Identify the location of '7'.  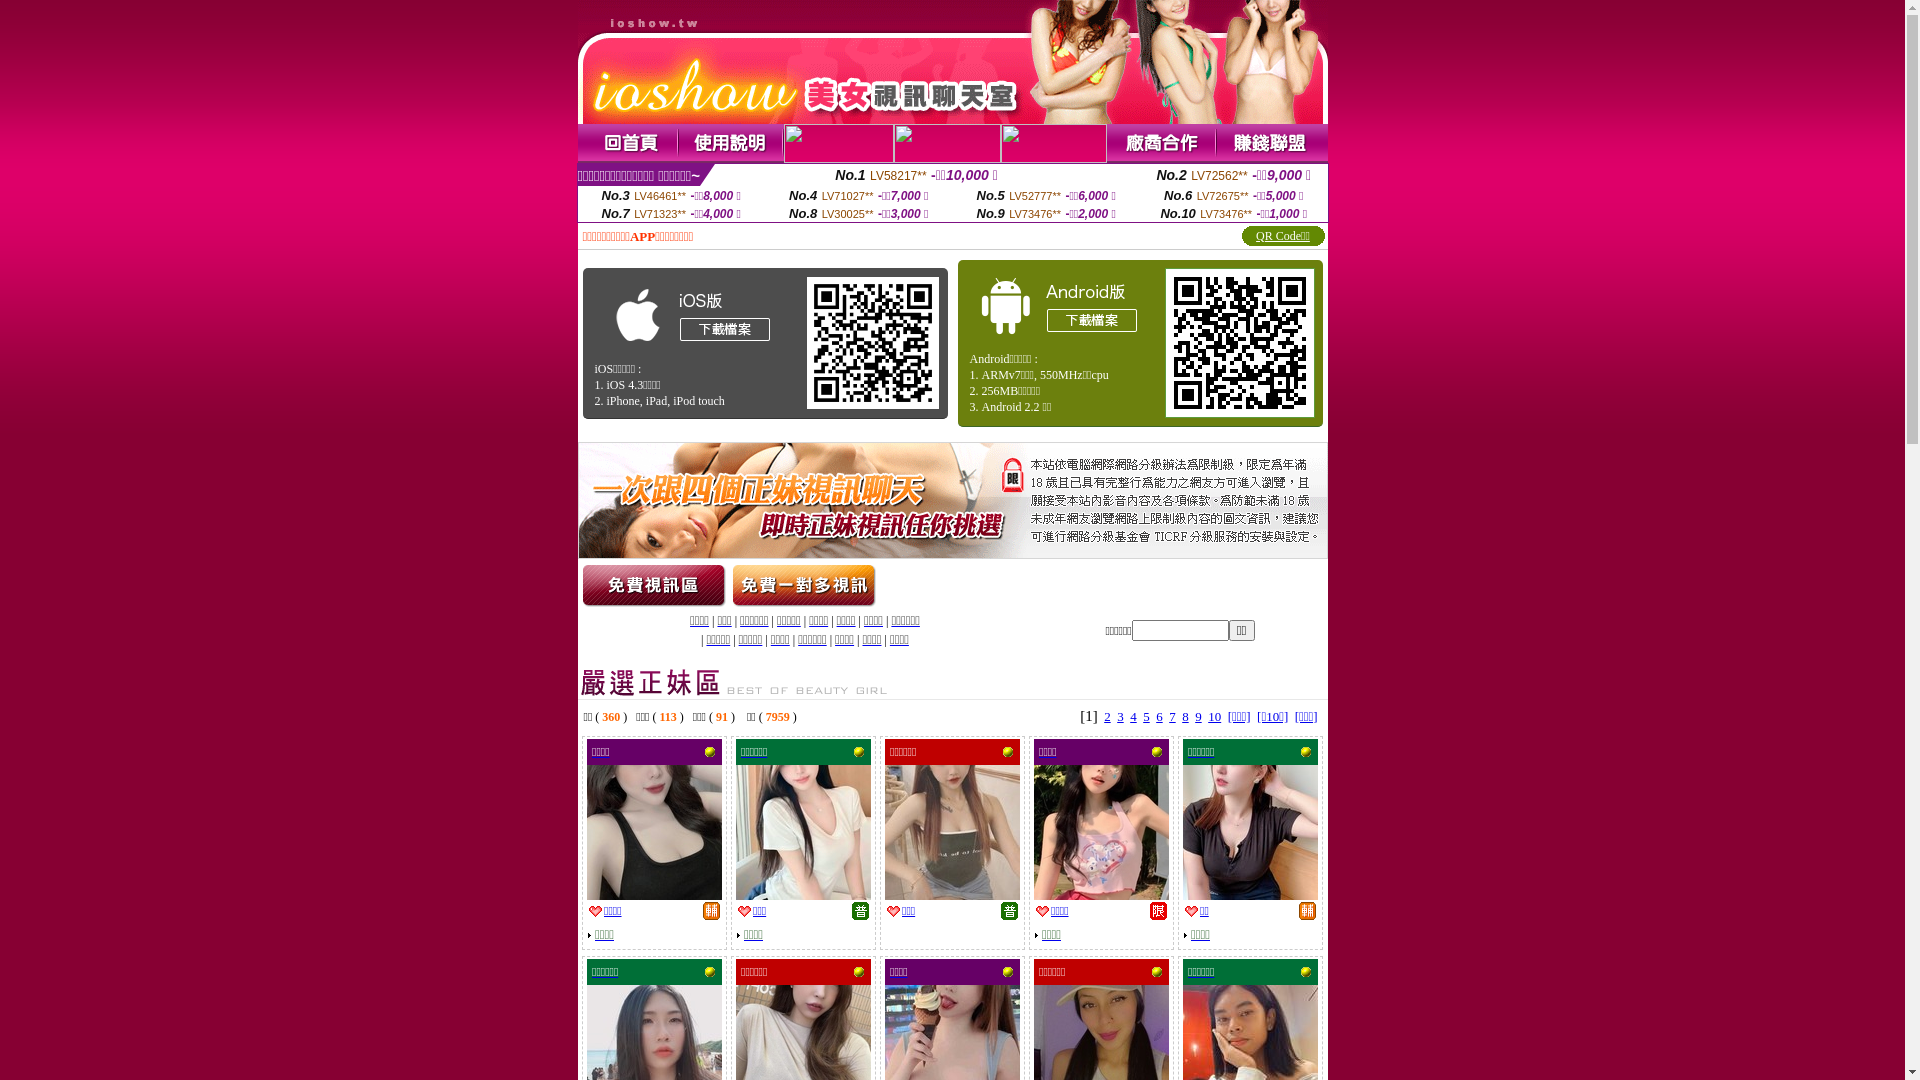
(1172, 715).